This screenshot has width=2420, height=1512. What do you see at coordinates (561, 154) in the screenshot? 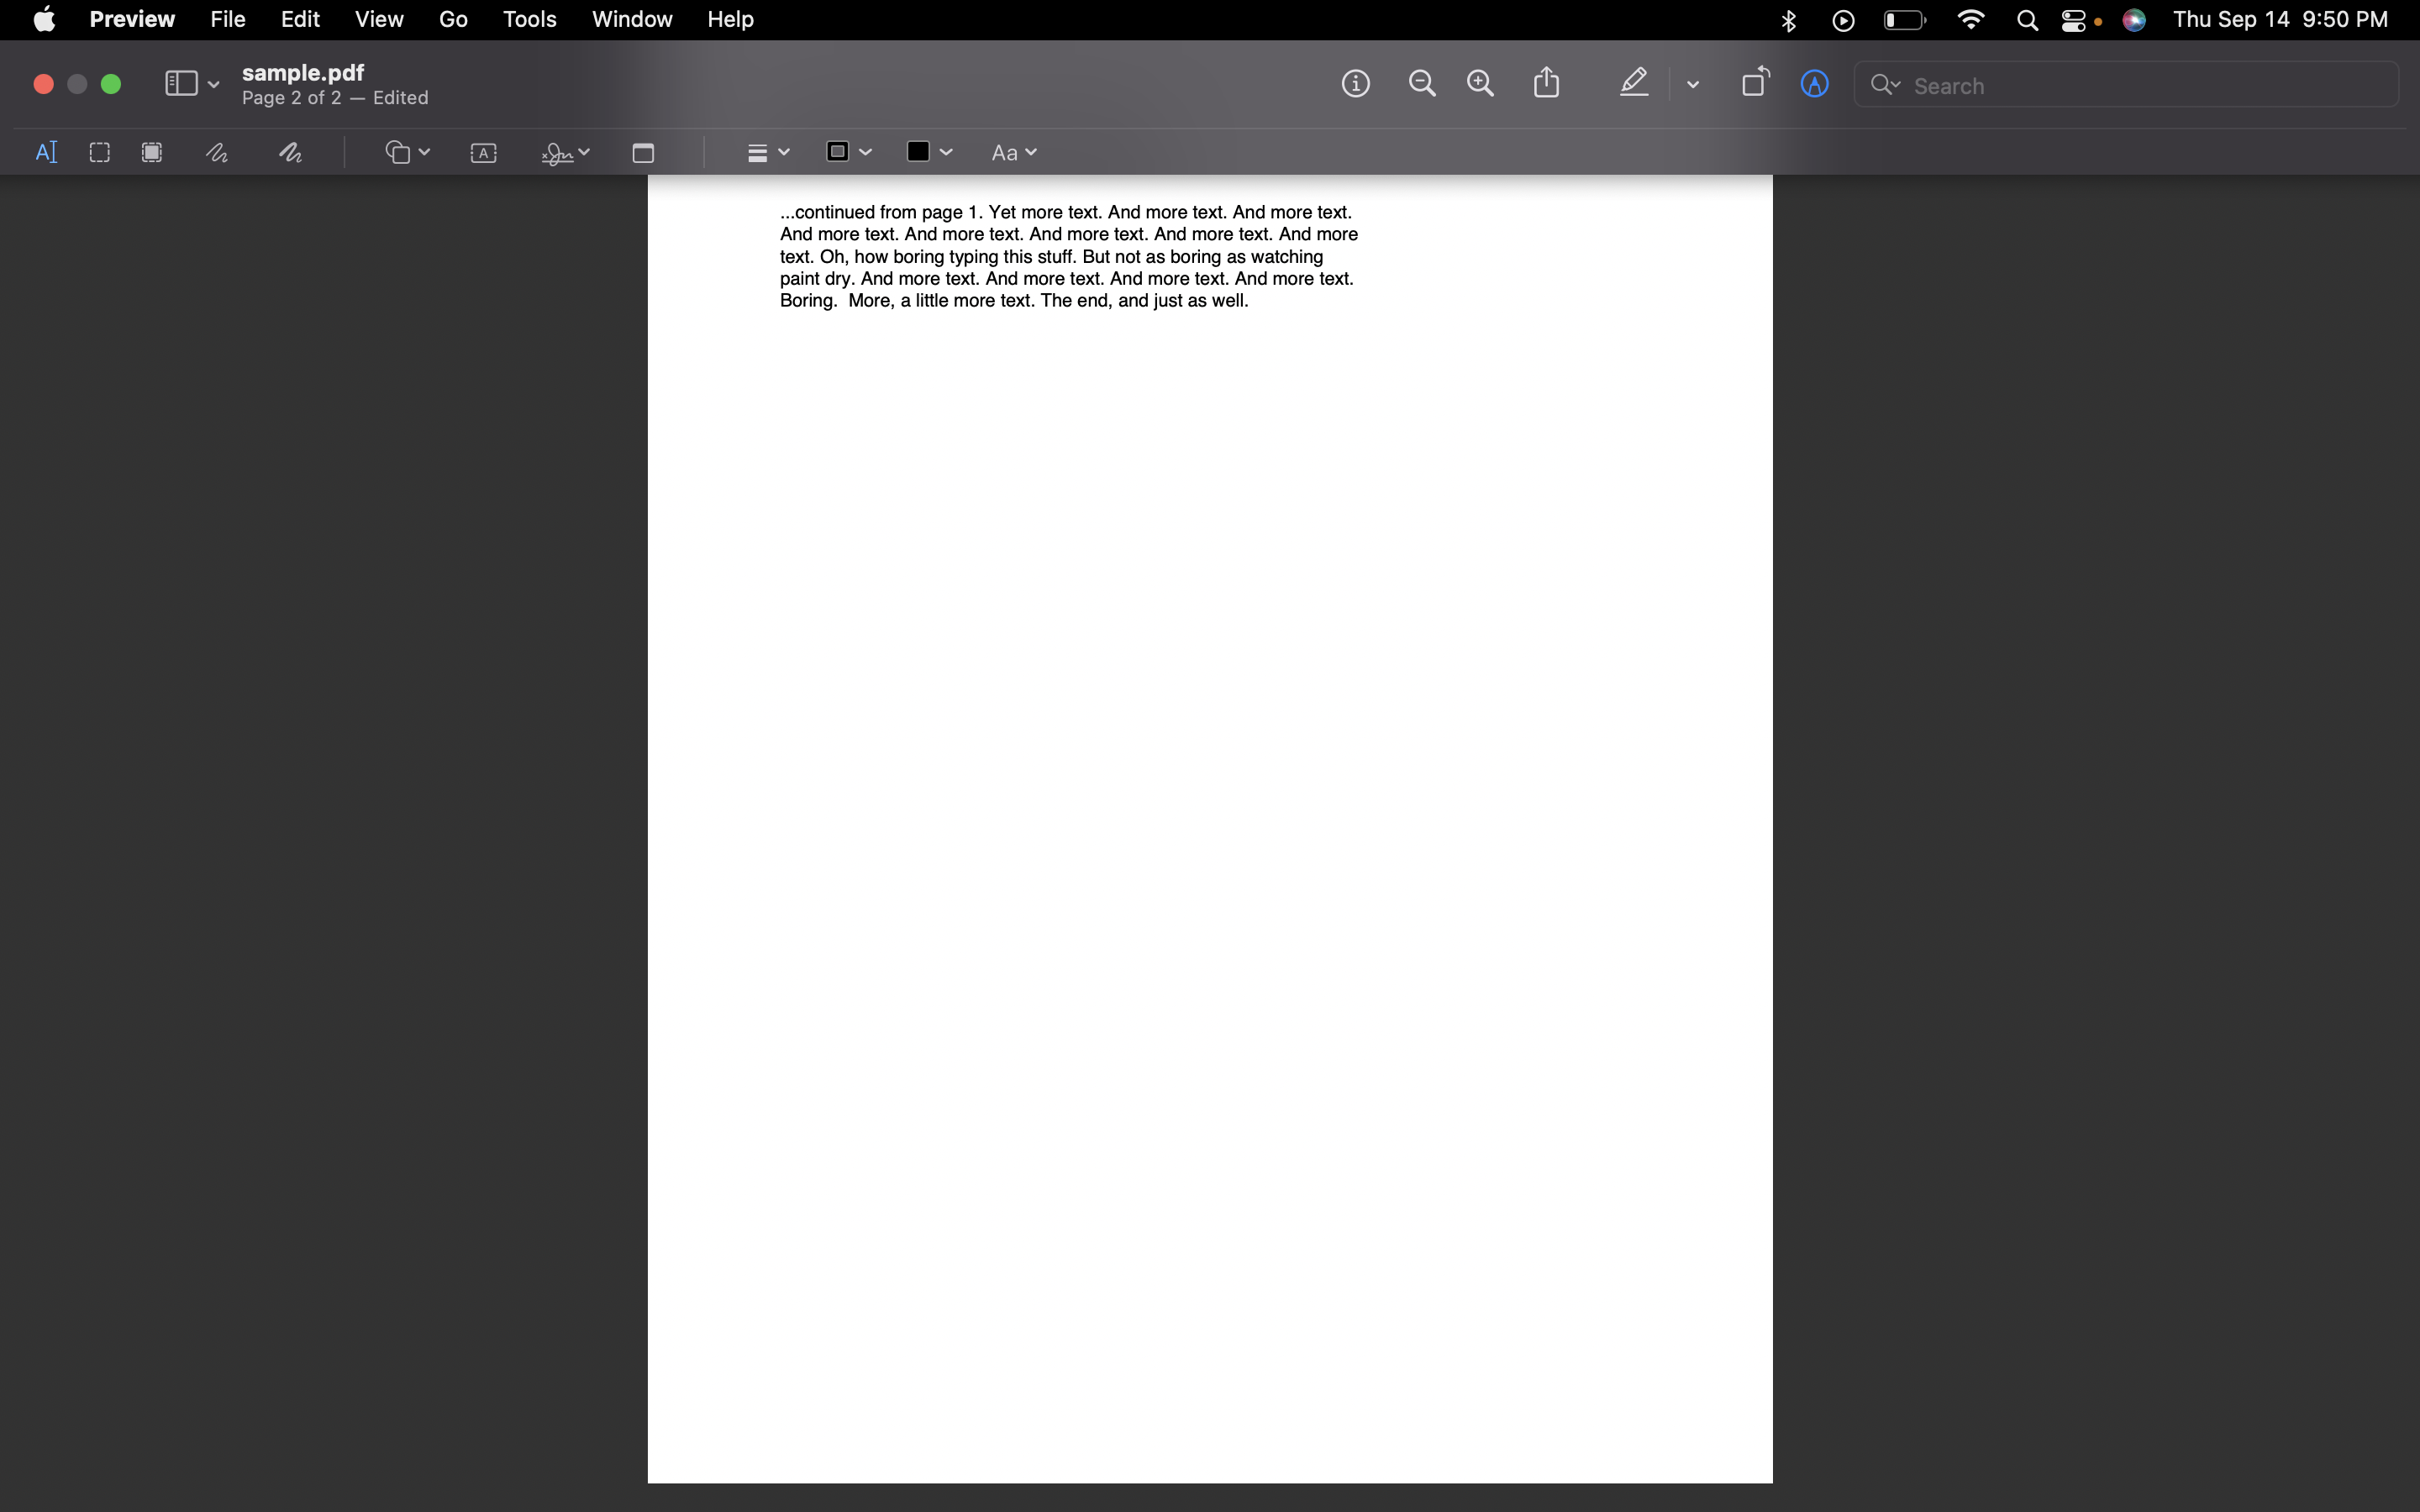
I see `the signature panel` at bounding box center [561, 154].